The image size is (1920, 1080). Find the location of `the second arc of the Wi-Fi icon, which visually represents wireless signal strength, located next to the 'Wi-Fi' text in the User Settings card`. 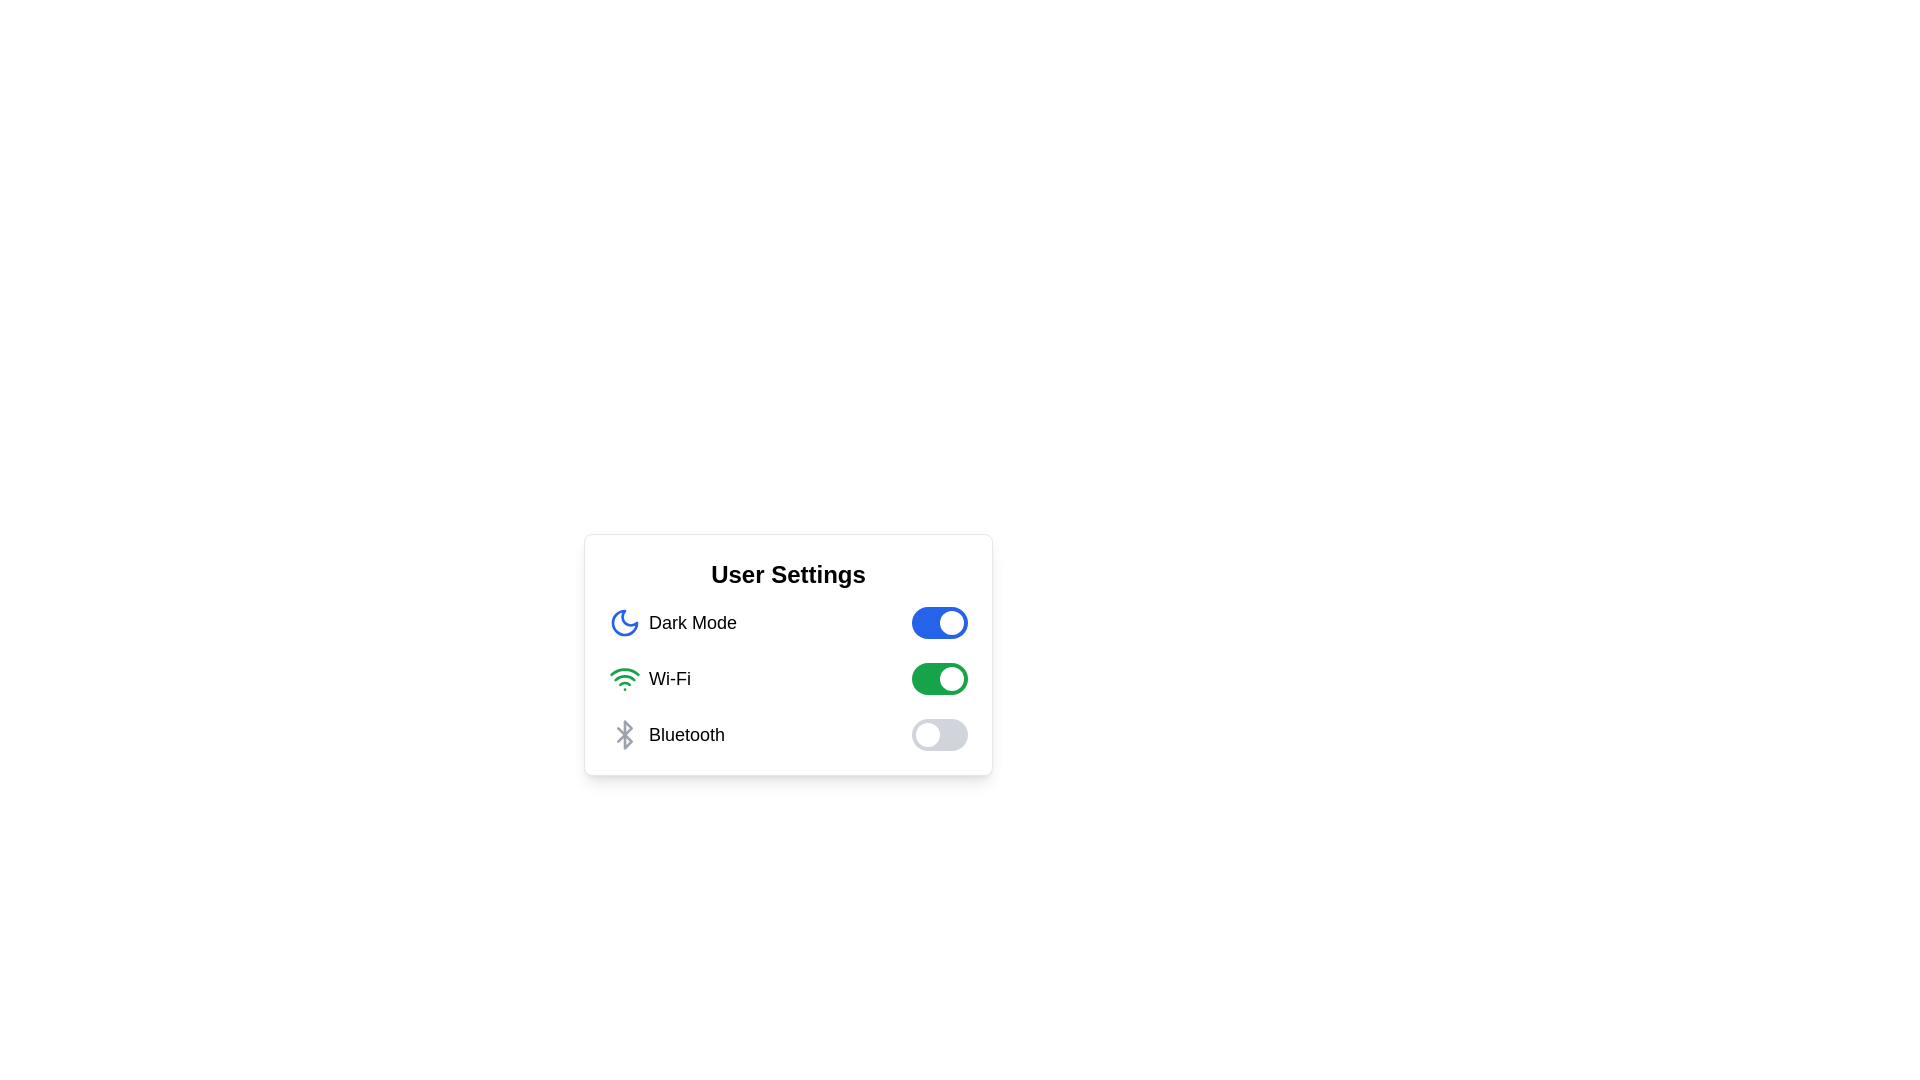

the second arc of the Wi-Fi icon, which visually represents wireless signal strength, located next to the 'Wi-Fi' text in the User Settings card is located at coordinates (623, 671).